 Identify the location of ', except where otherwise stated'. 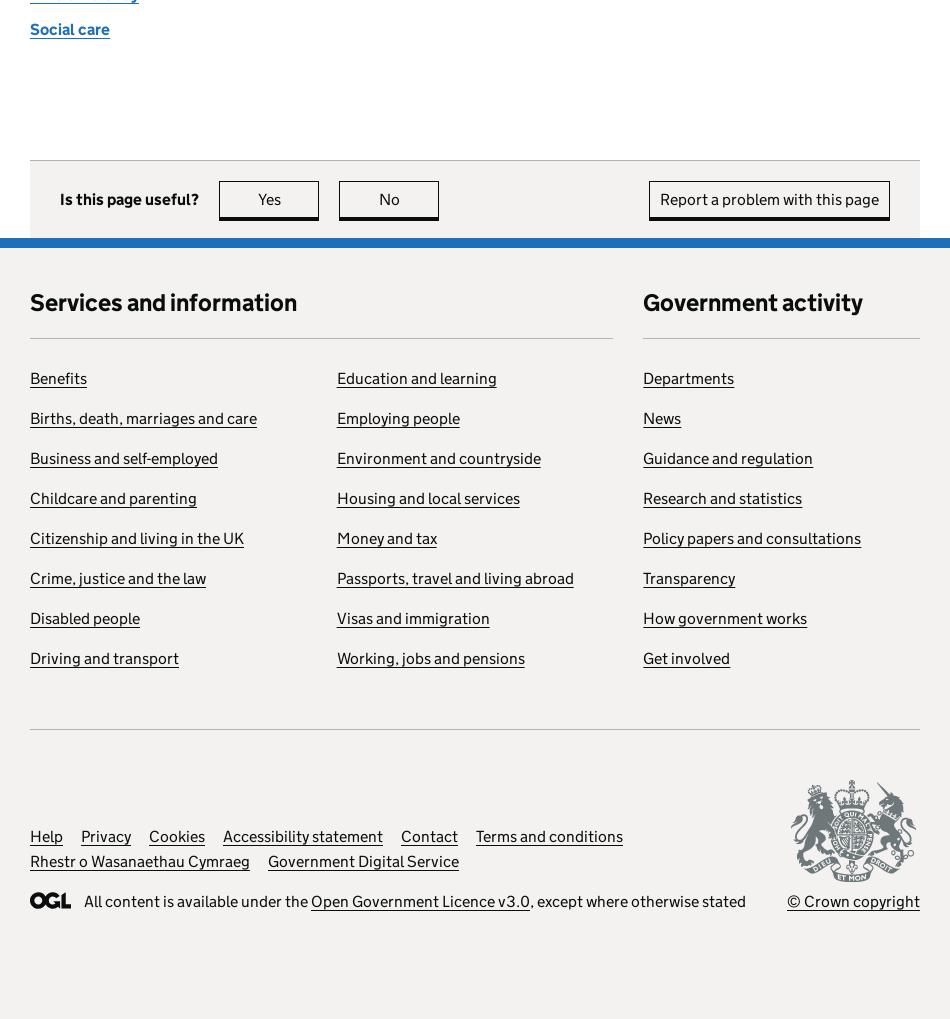
(638, 901).